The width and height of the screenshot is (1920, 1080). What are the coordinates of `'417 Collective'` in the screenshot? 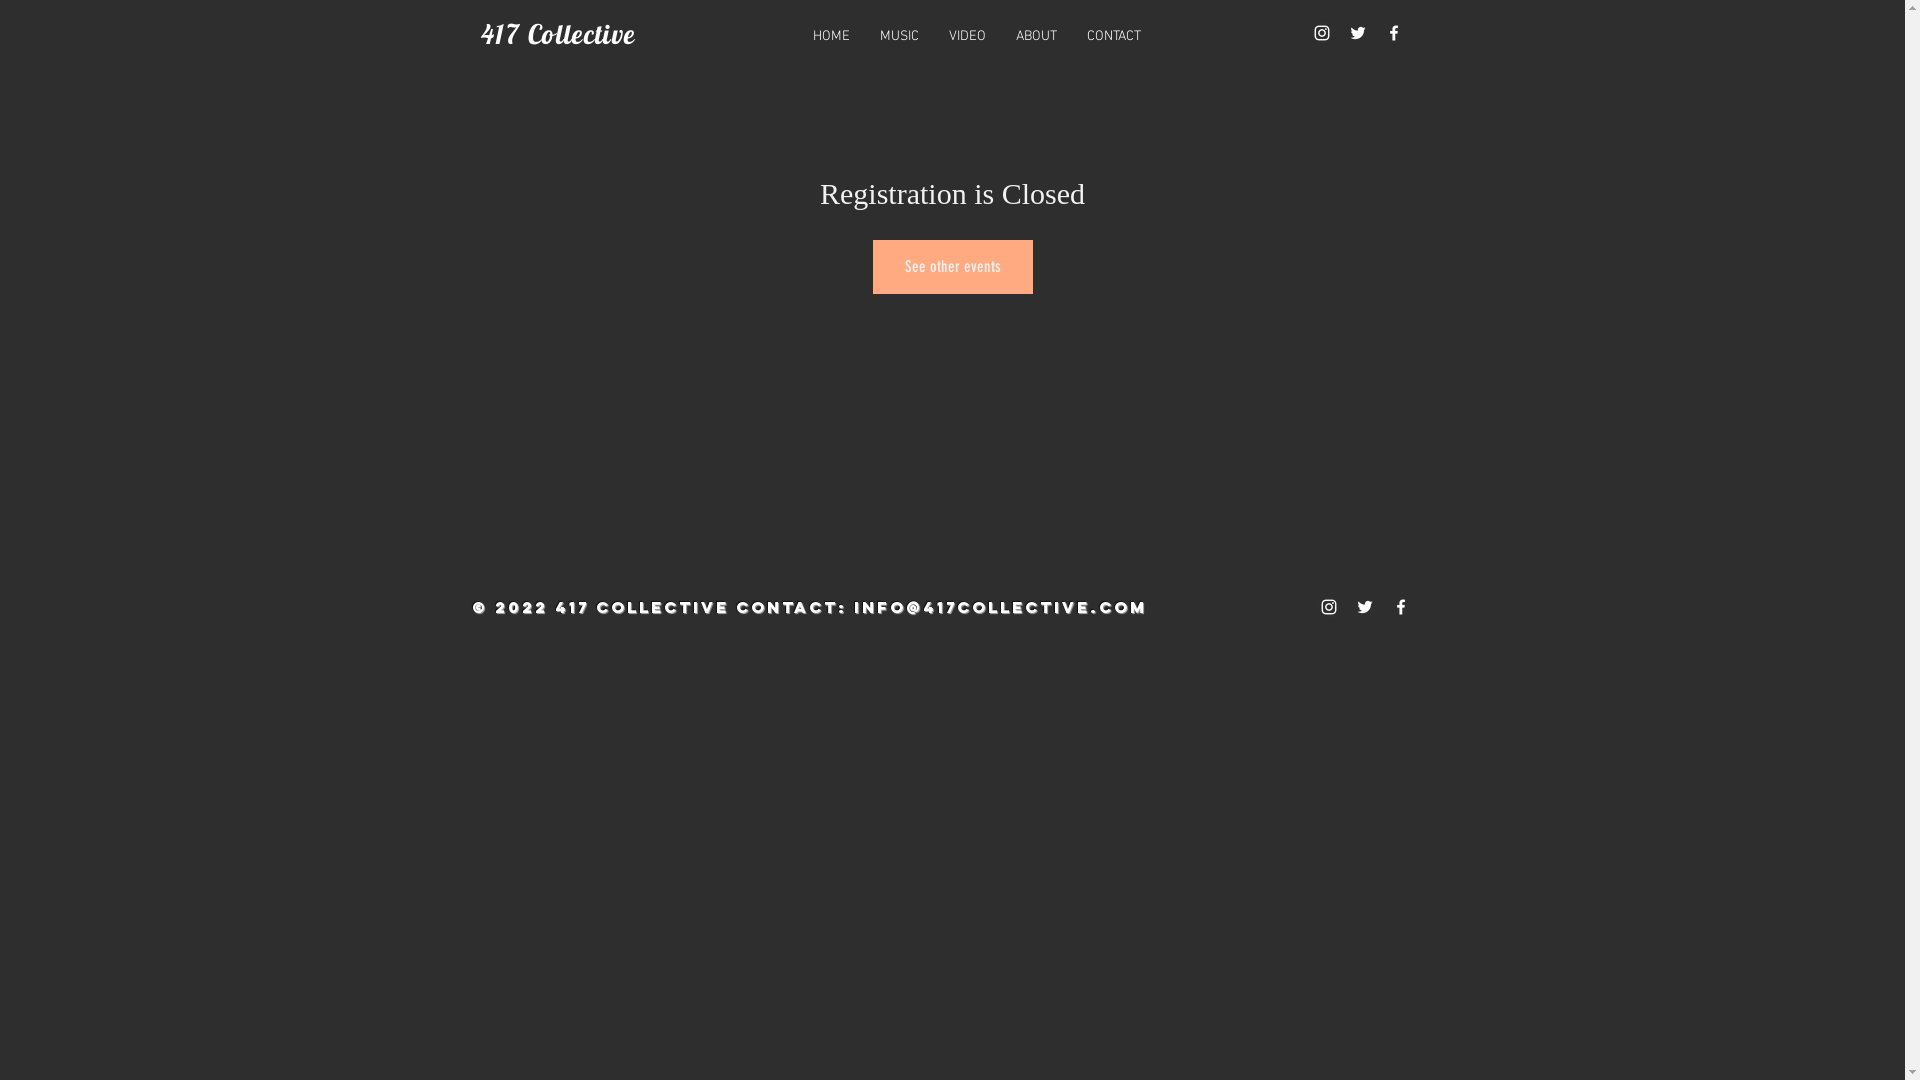 It's located at (480, 34).